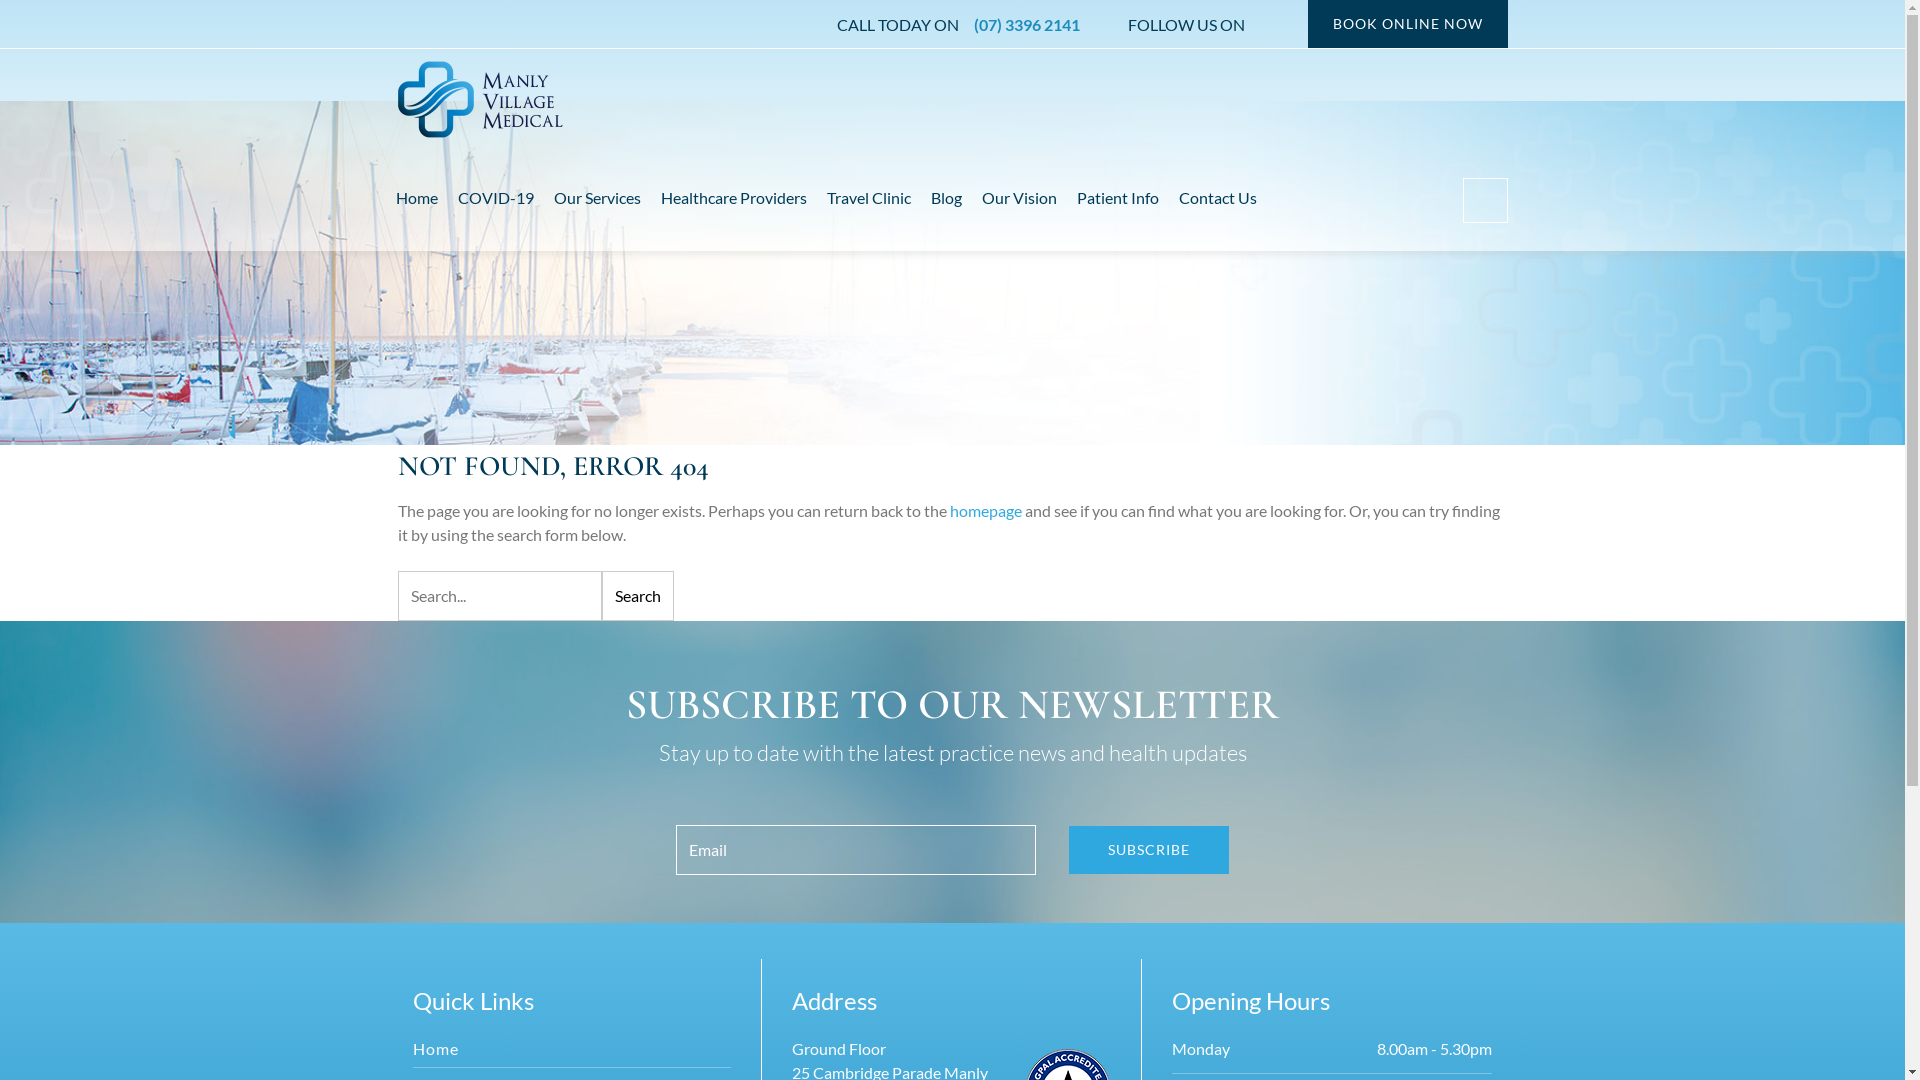 The image size is (1920, 1080). I want to click on 'homepage', so click(985, 509).